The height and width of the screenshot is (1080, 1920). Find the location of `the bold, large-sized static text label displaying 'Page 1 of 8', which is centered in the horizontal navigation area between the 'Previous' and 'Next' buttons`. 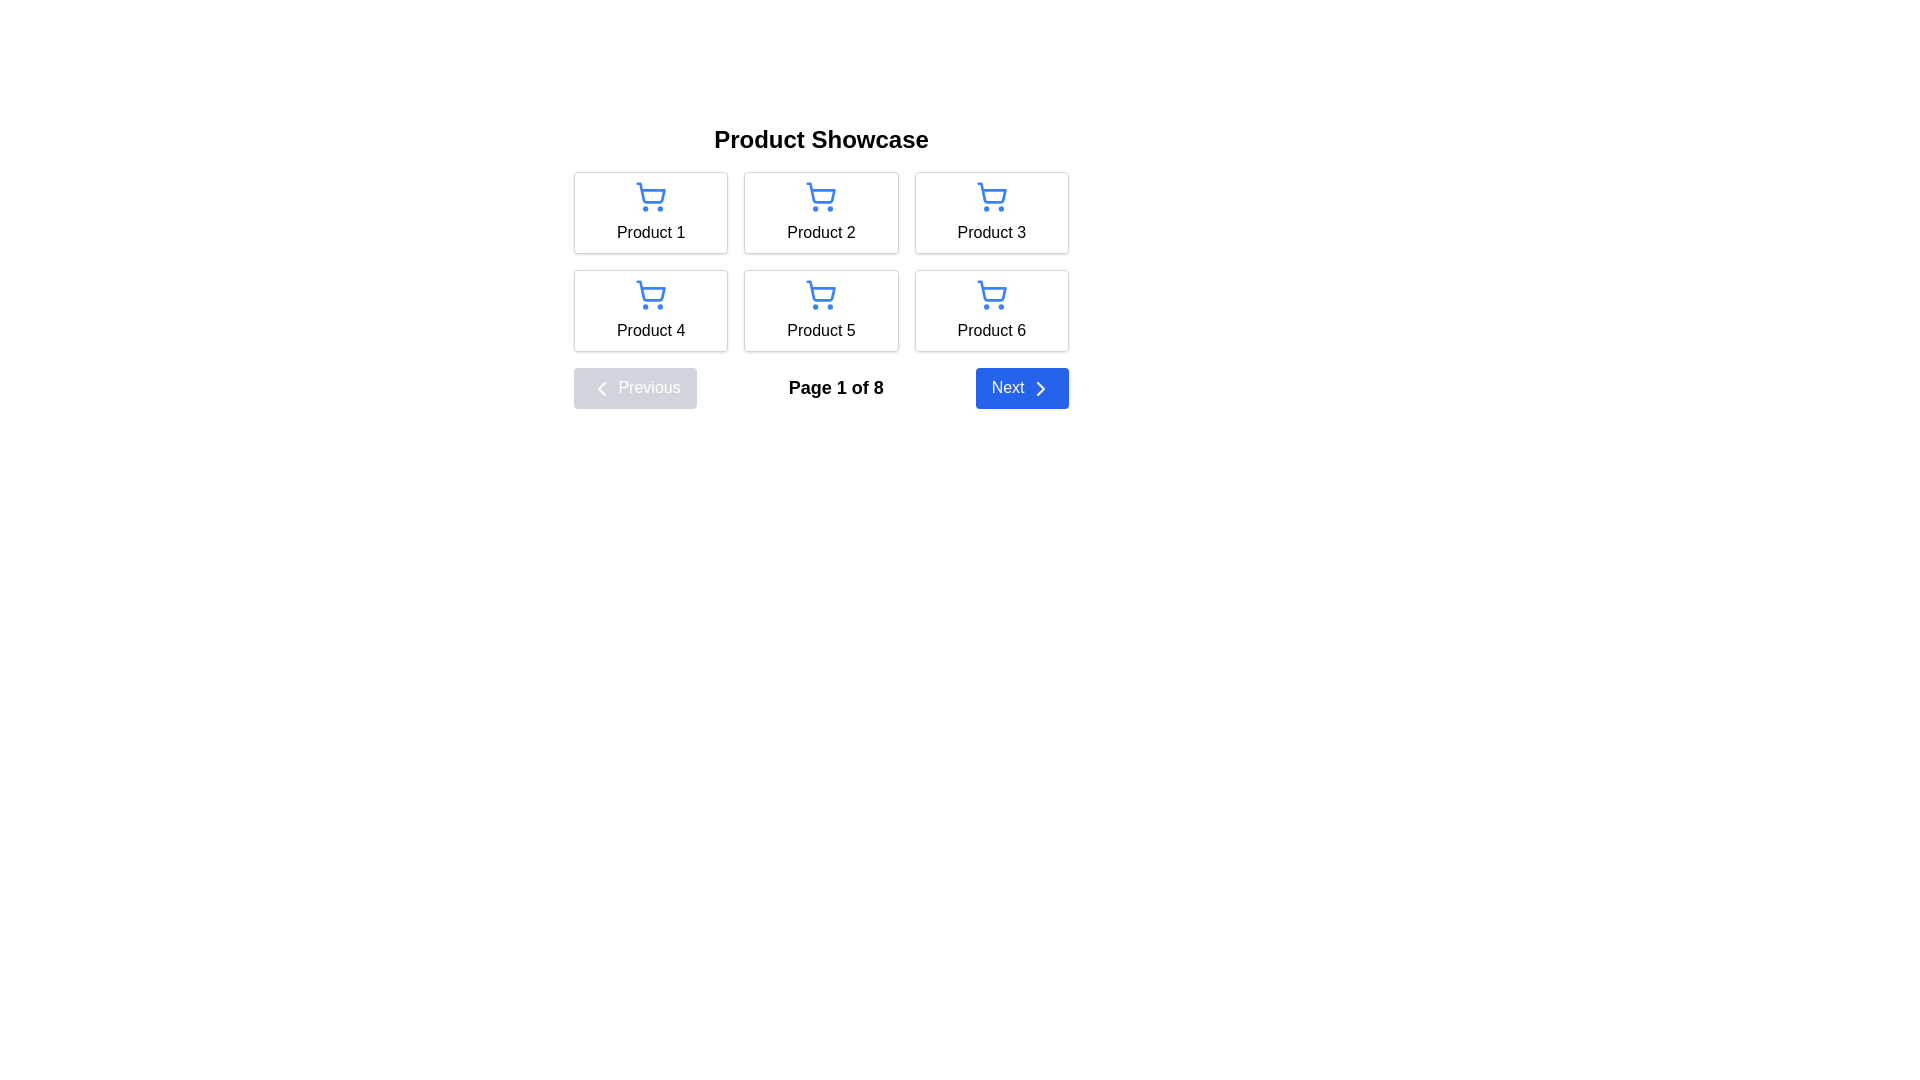

the bold, large-sized static text label displaying 'Page 1 of 8', which is centered in the horizontal navigation area between the 'Previous' and 'Next' buttons is located at coordinates (836, 388).